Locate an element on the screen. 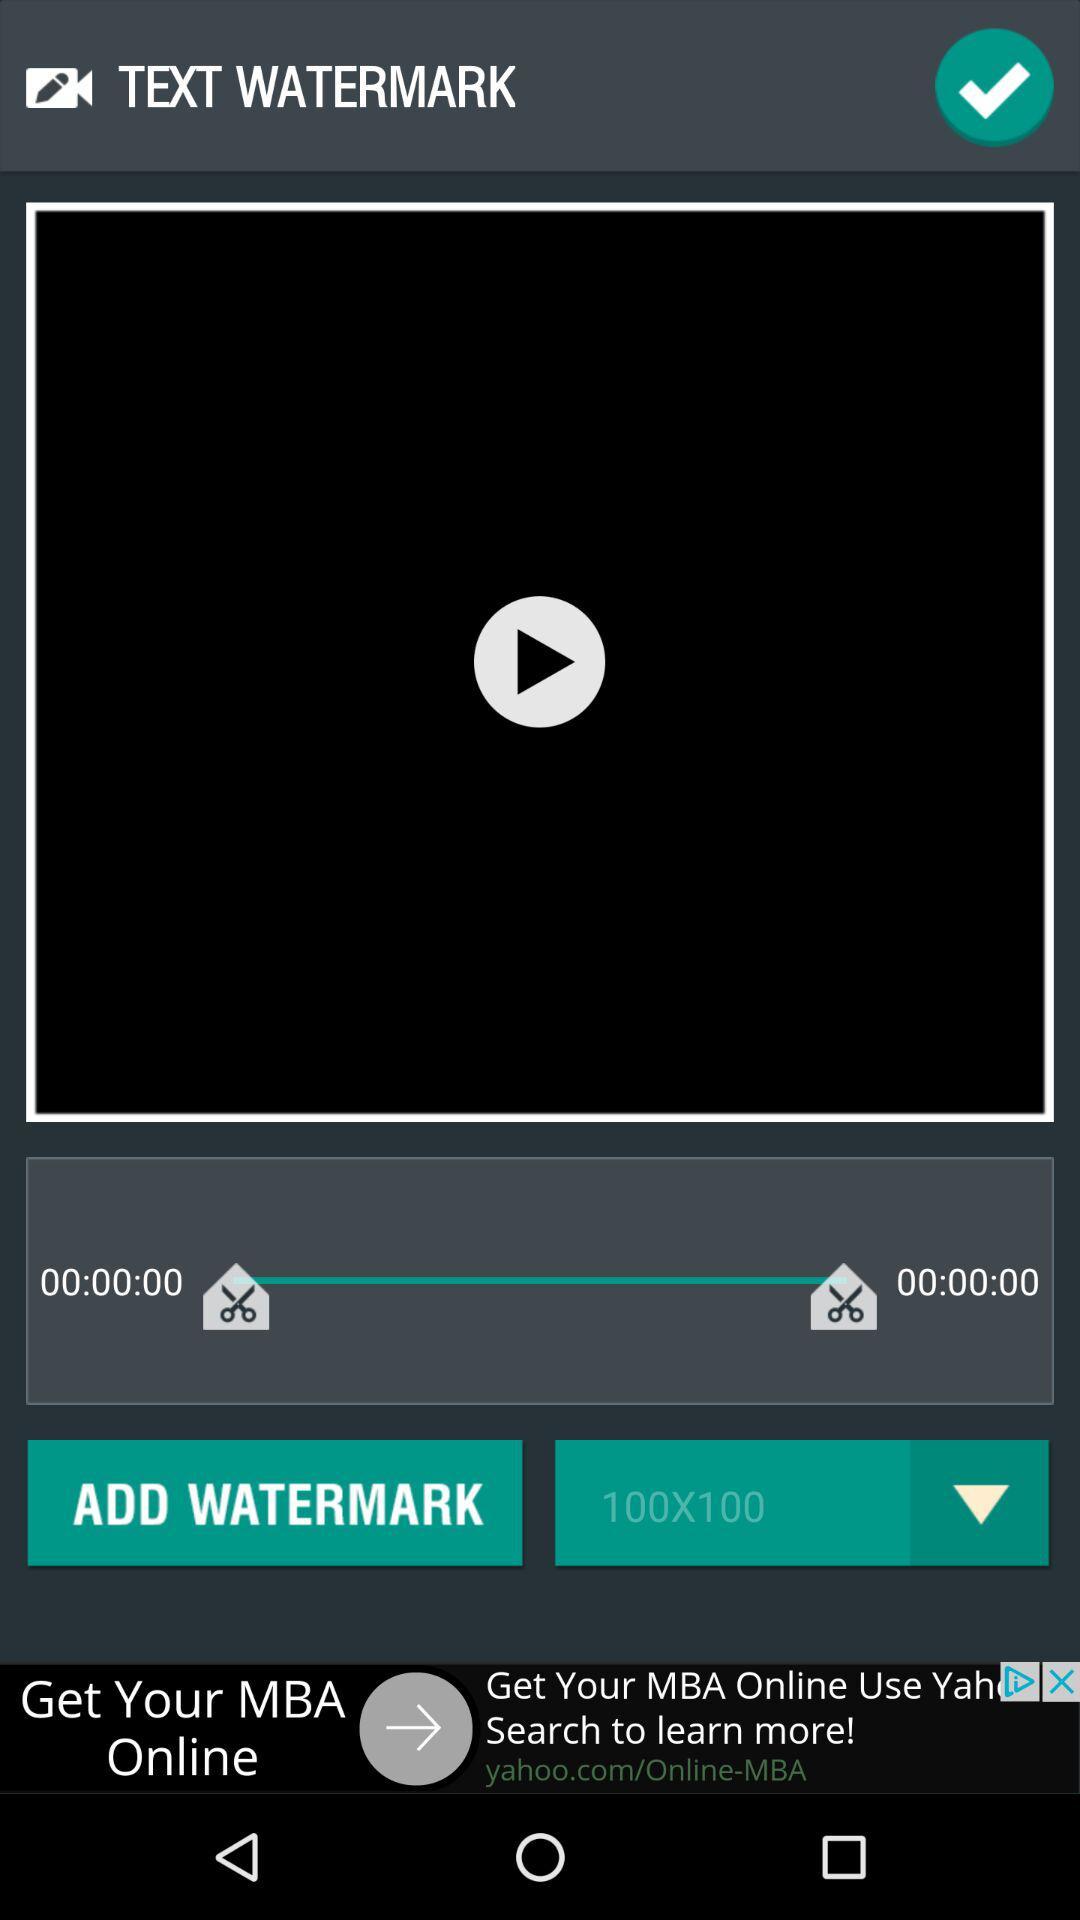 Image resolution: width=1080 pixels, height=1920 pixels. watemark button is located at coordinates (276, 1505).